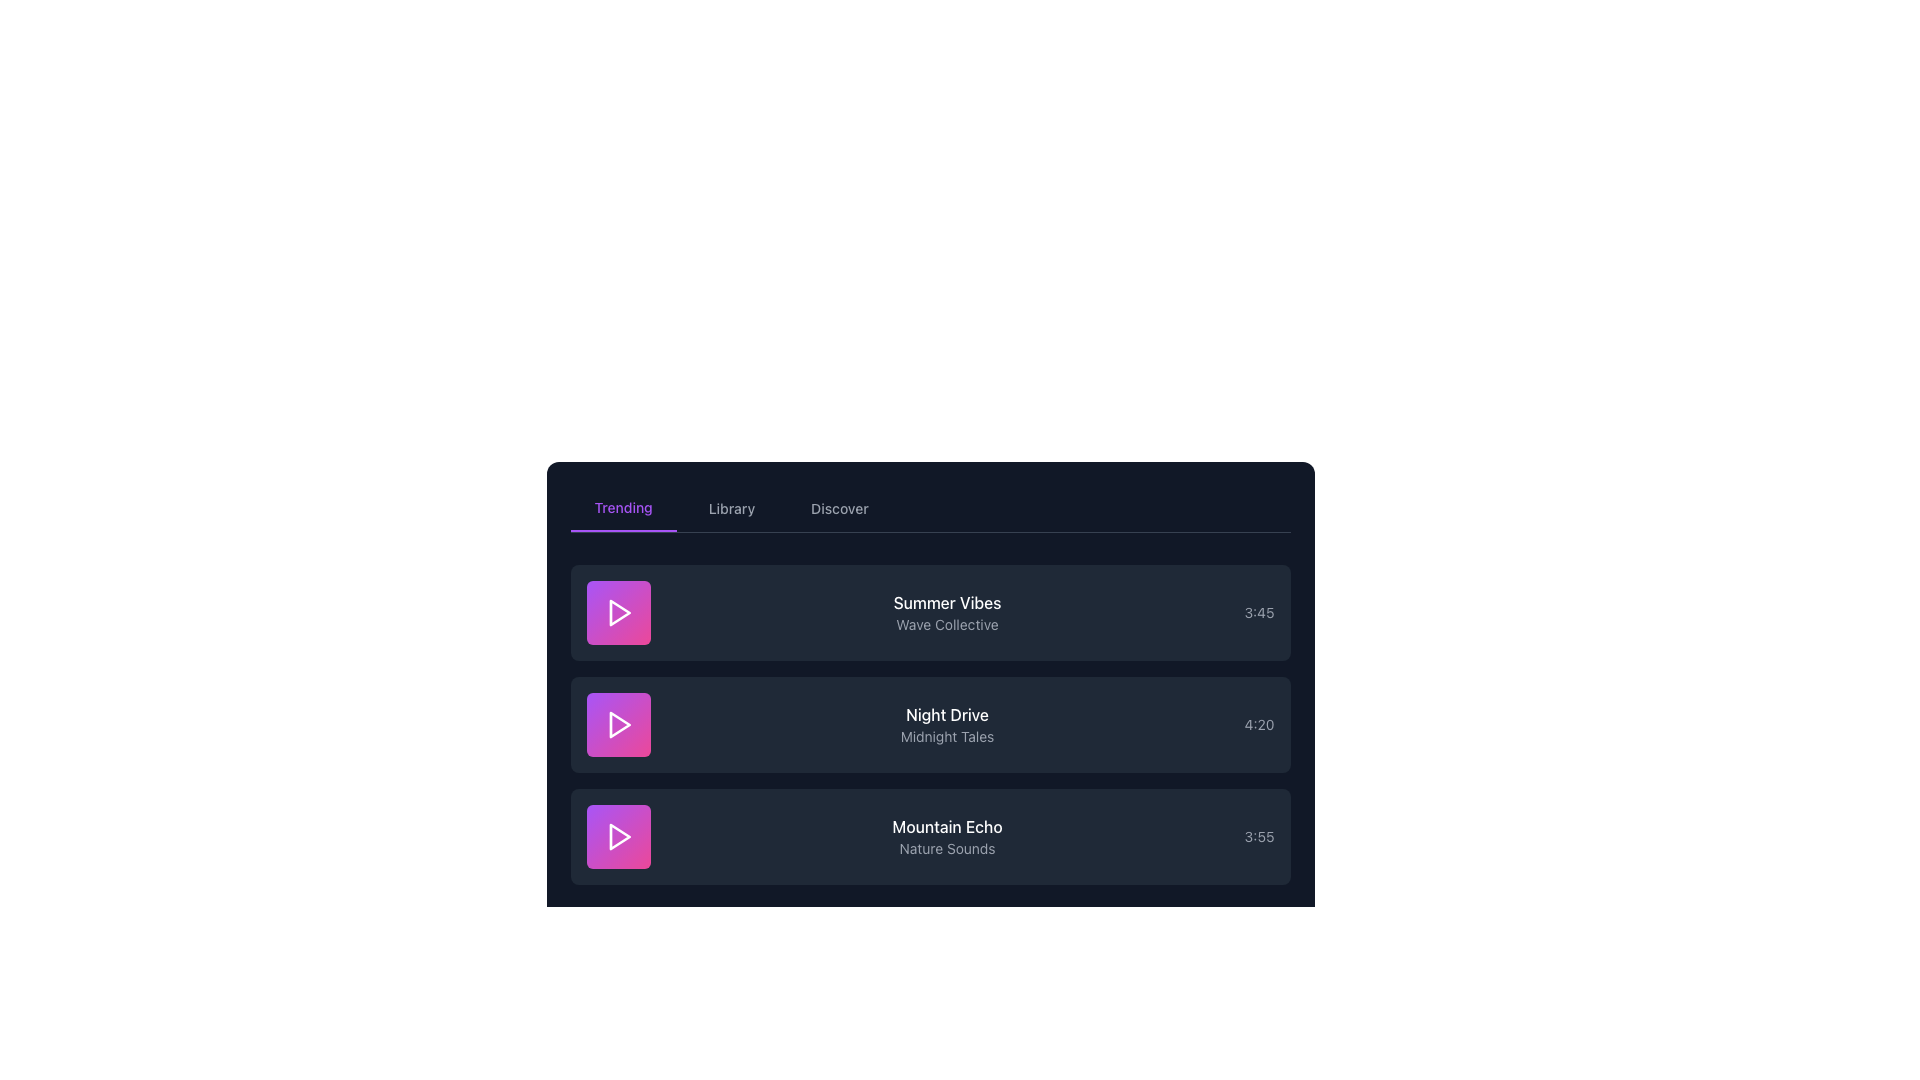 This screenshot has width=1920, height=1080. Describe the element at coordinates (946, 713) in the screenshot. I see `the text label 'Night Drive', which is prominently displayed in bold white font on a dark background, located above 'Midnight Tales' and between 'Summer Vibes' and 'Mountain Echo'` at that location.